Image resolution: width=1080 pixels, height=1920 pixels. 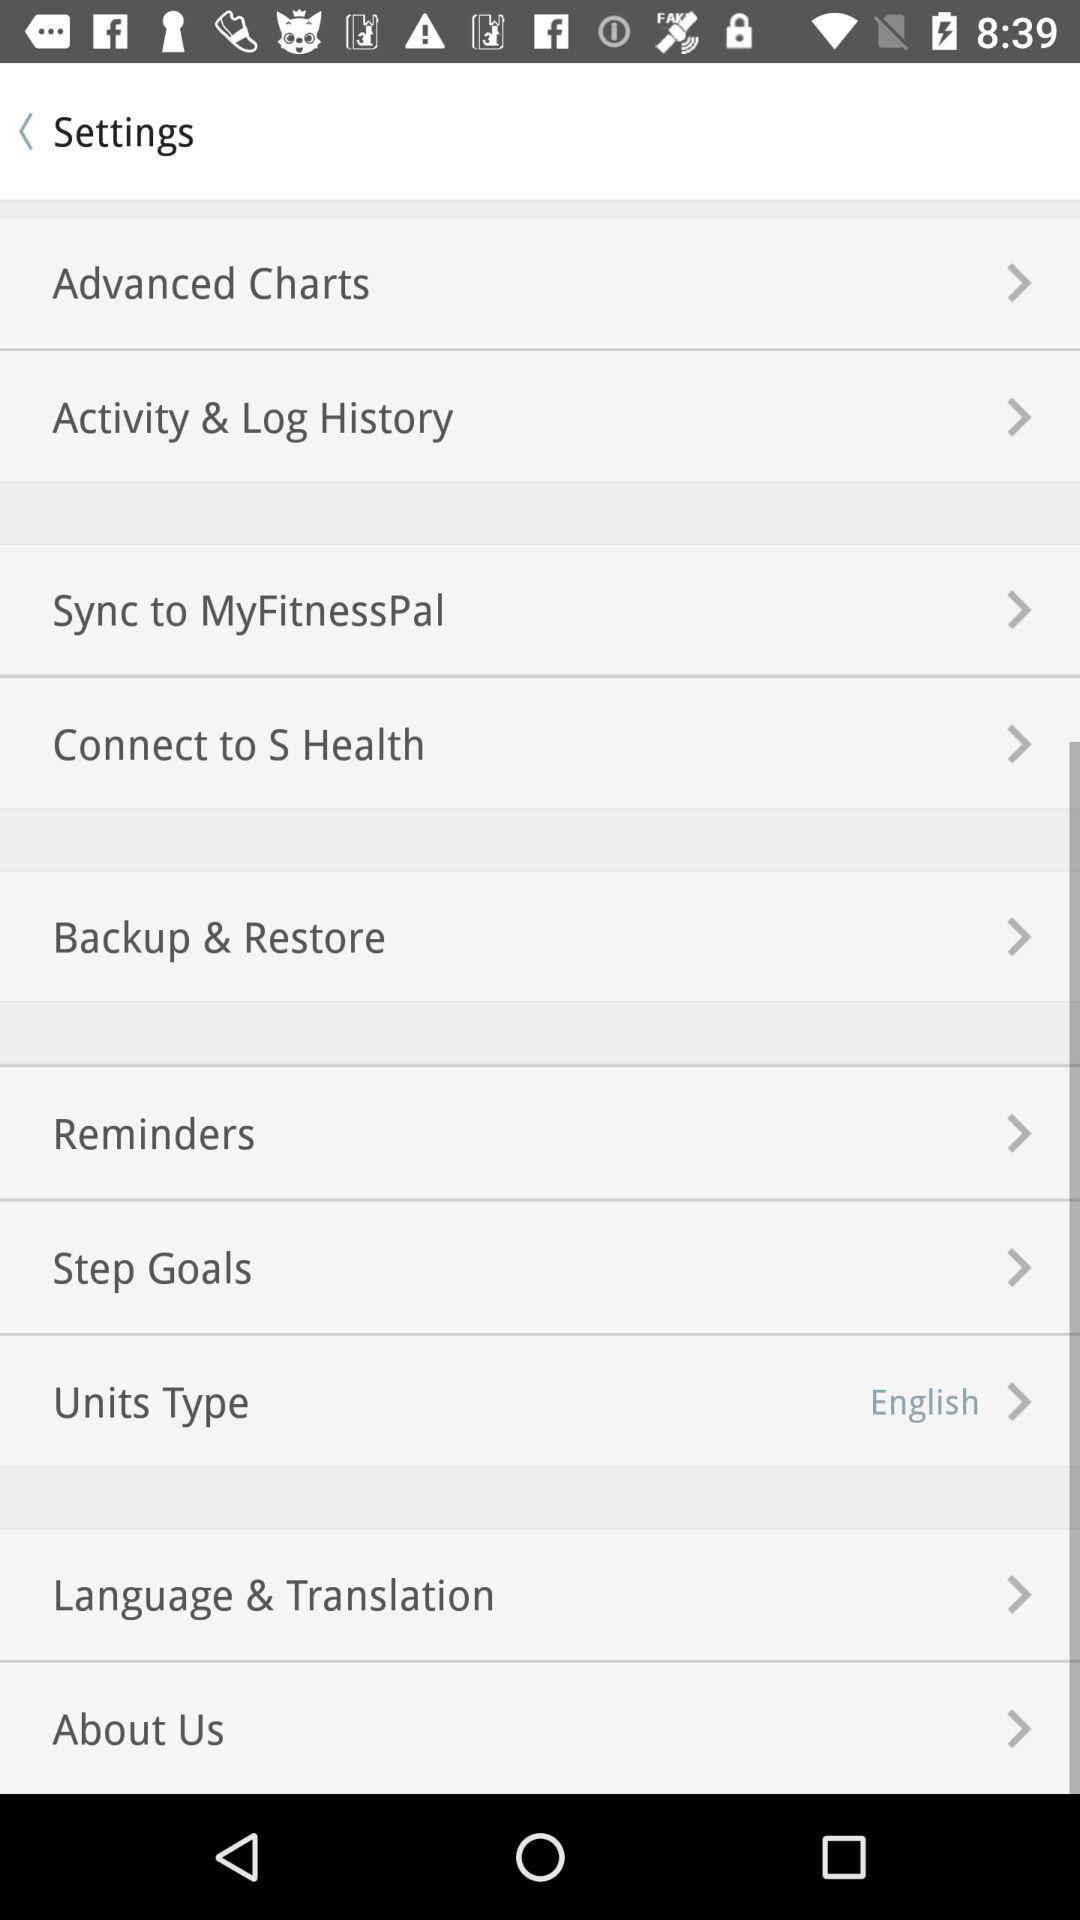 What do you see at coordinates (246, 1593) in the screenshot?
I see `the language & translation` at bounding box center [246, 1593].